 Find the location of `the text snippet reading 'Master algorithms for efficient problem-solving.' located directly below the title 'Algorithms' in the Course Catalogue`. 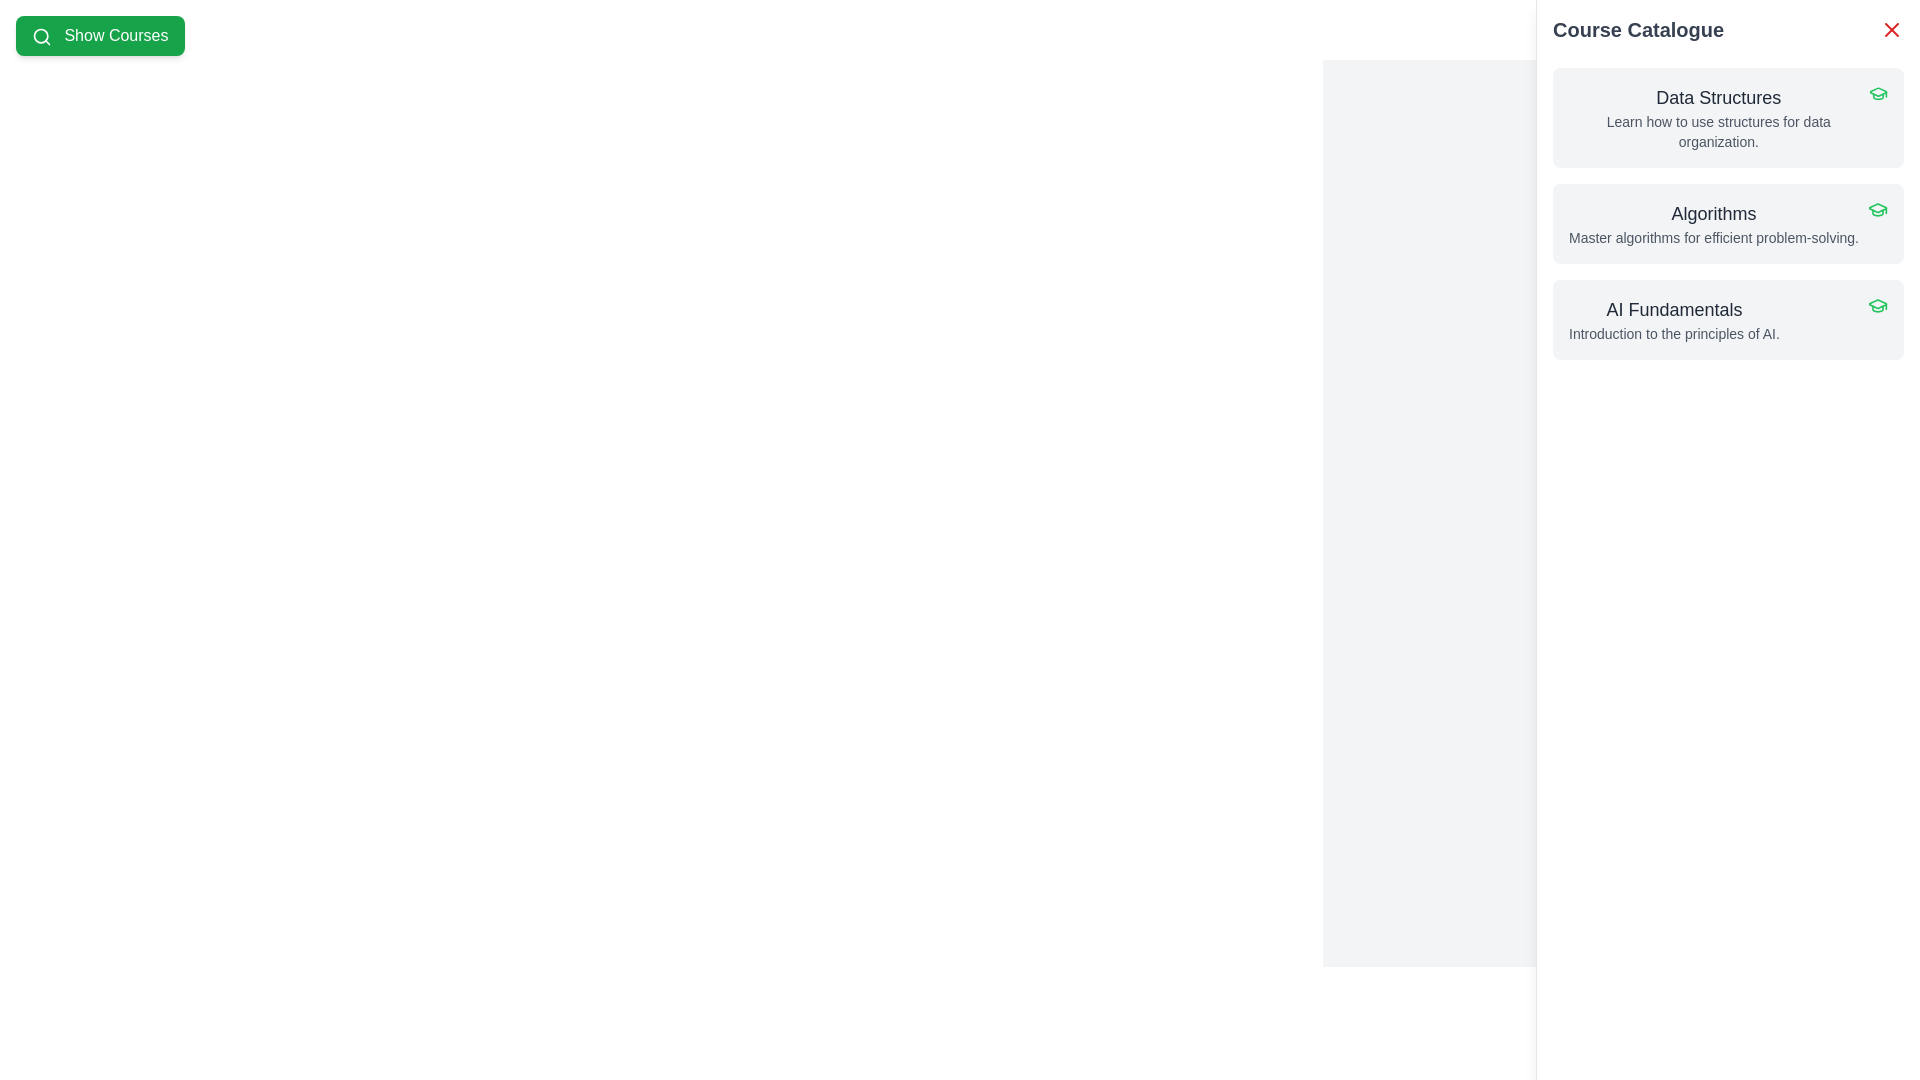

the text snippet reading 'Master algorithms for efficient problem-solving.' located directly below the title 'Algorithms' in the Course Catalogue is located at coordinates (1712, 237).